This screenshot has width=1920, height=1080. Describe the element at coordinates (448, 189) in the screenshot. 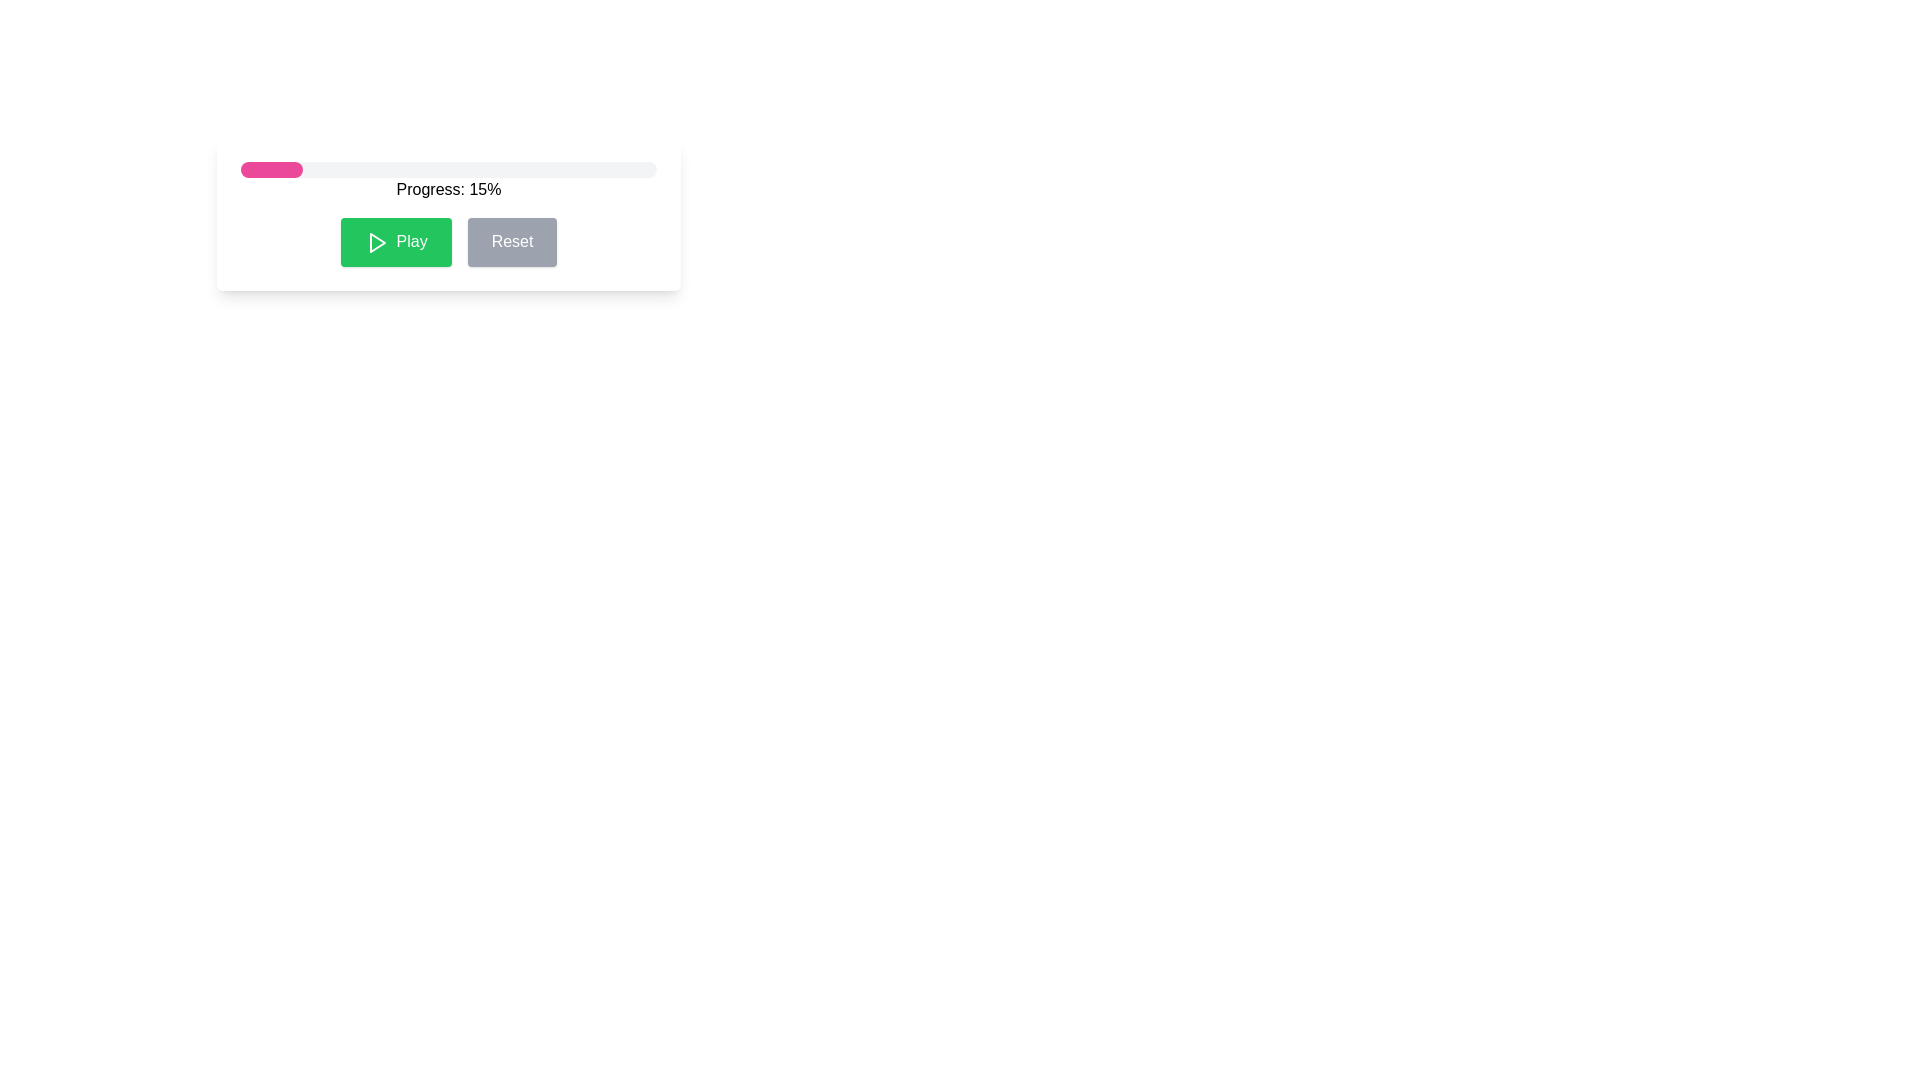

I see `the label displaying 'Progress: 15%' which is center-aligned and bold, located slightly below the progress bar and above the 'Play' and 'Reset' buttons` at that location.